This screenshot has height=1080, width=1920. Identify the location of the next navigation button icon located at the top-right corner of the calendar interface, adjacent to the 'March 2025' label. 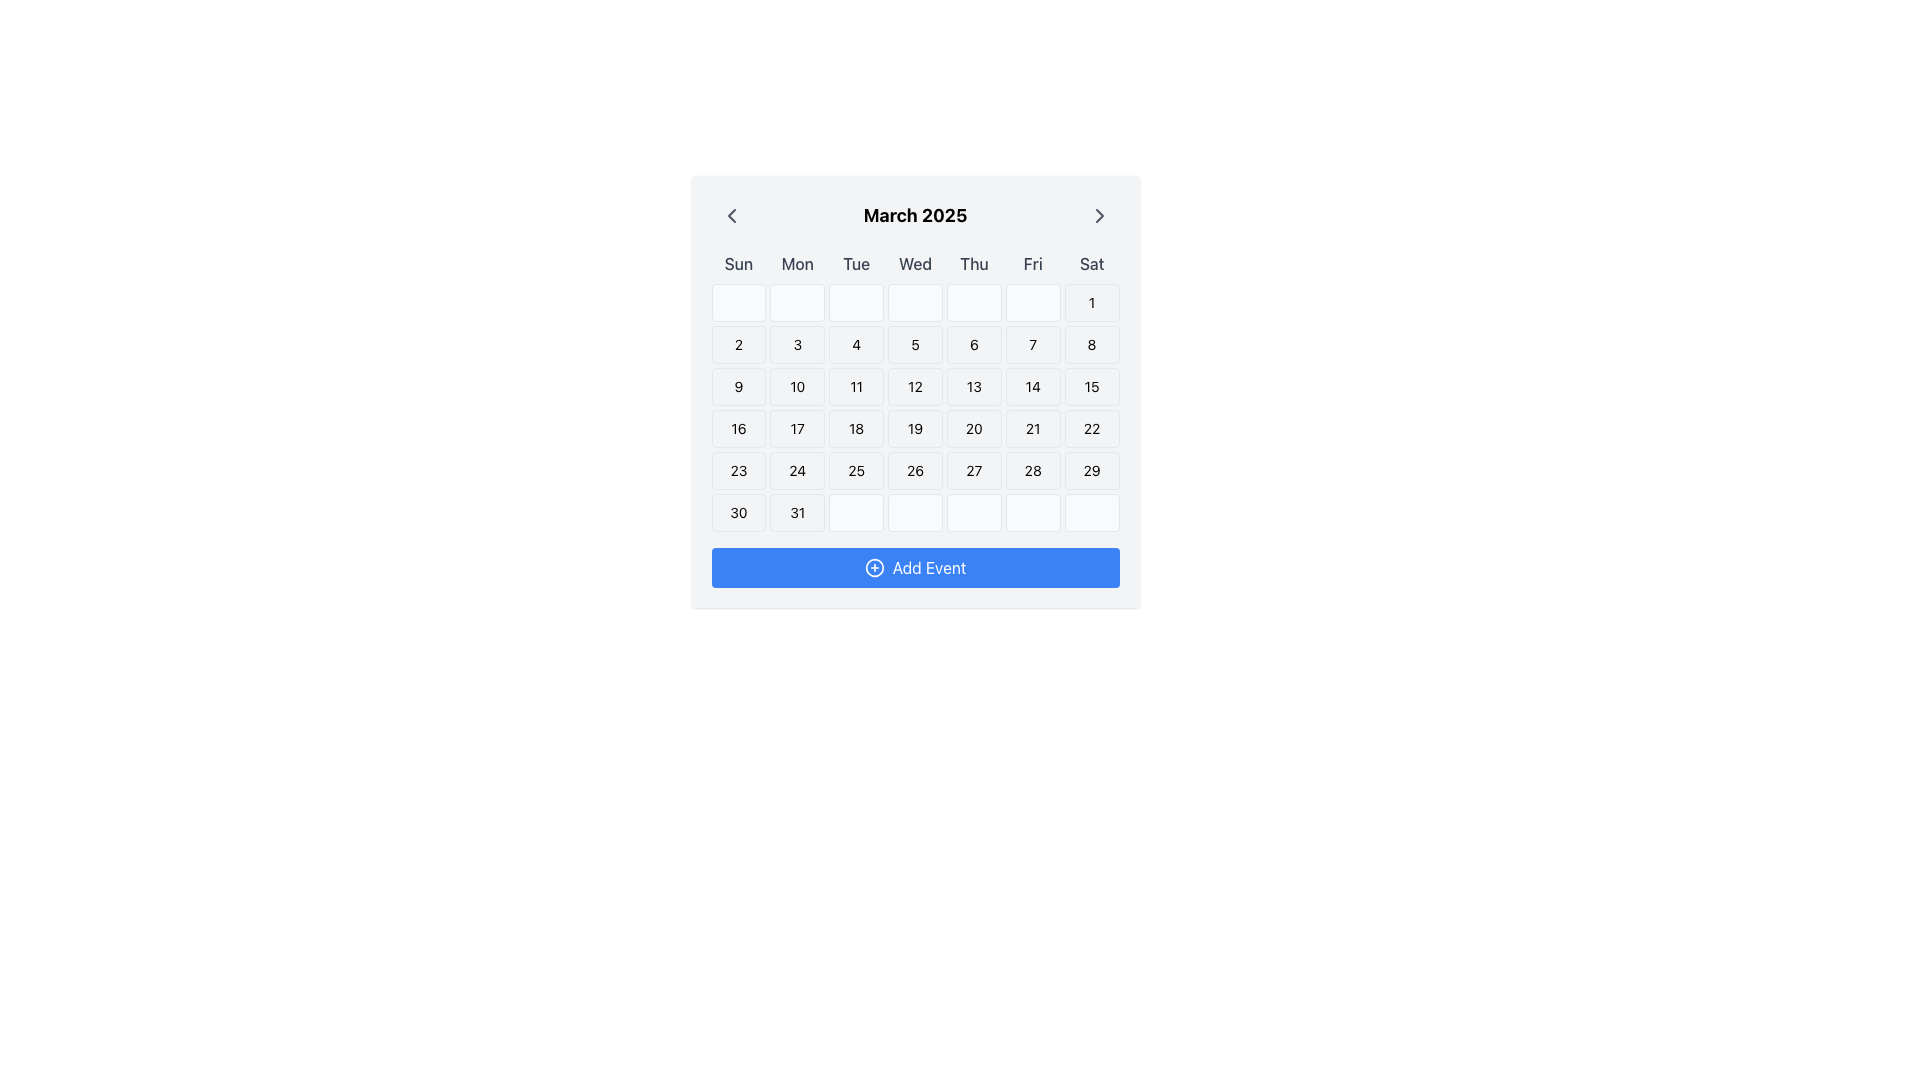
(1098, 216).